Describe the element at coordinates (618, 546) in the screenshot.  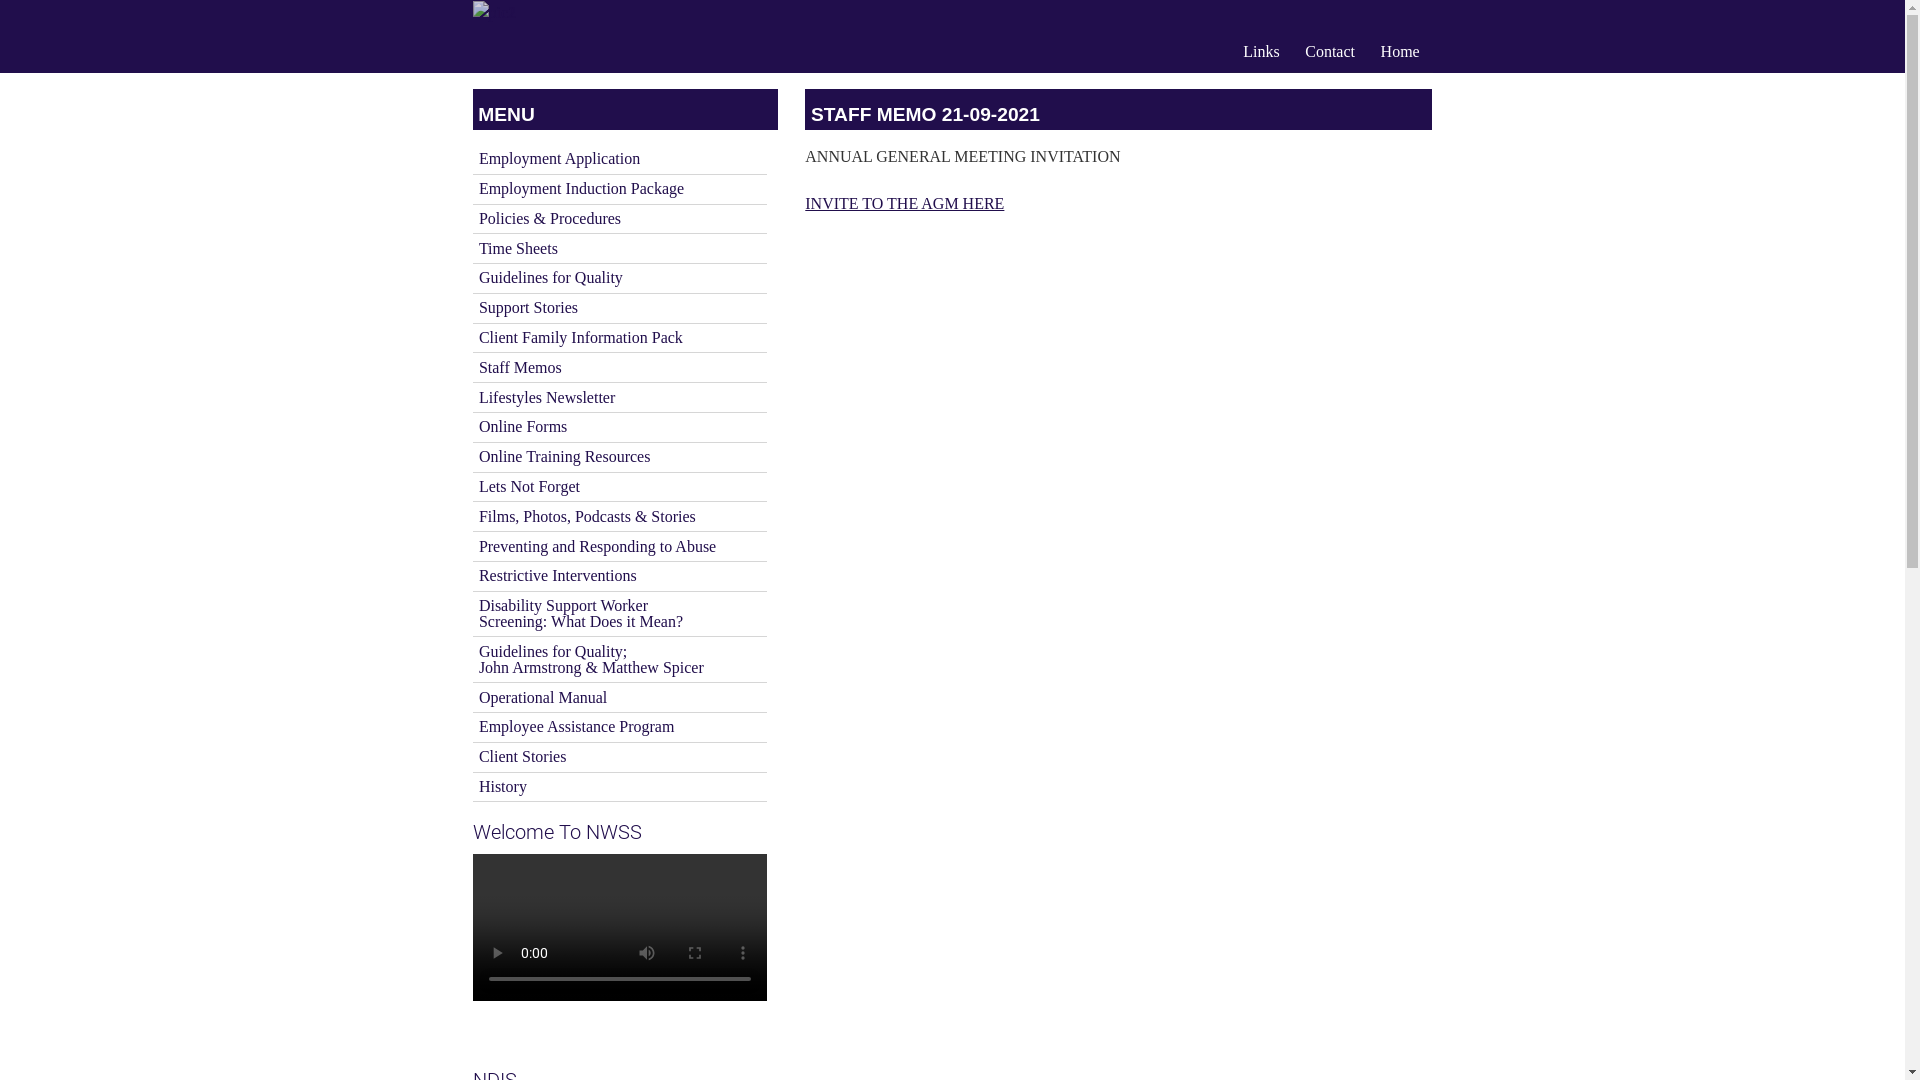
I see `'Preventing and Responding to Abuse'` at that location.